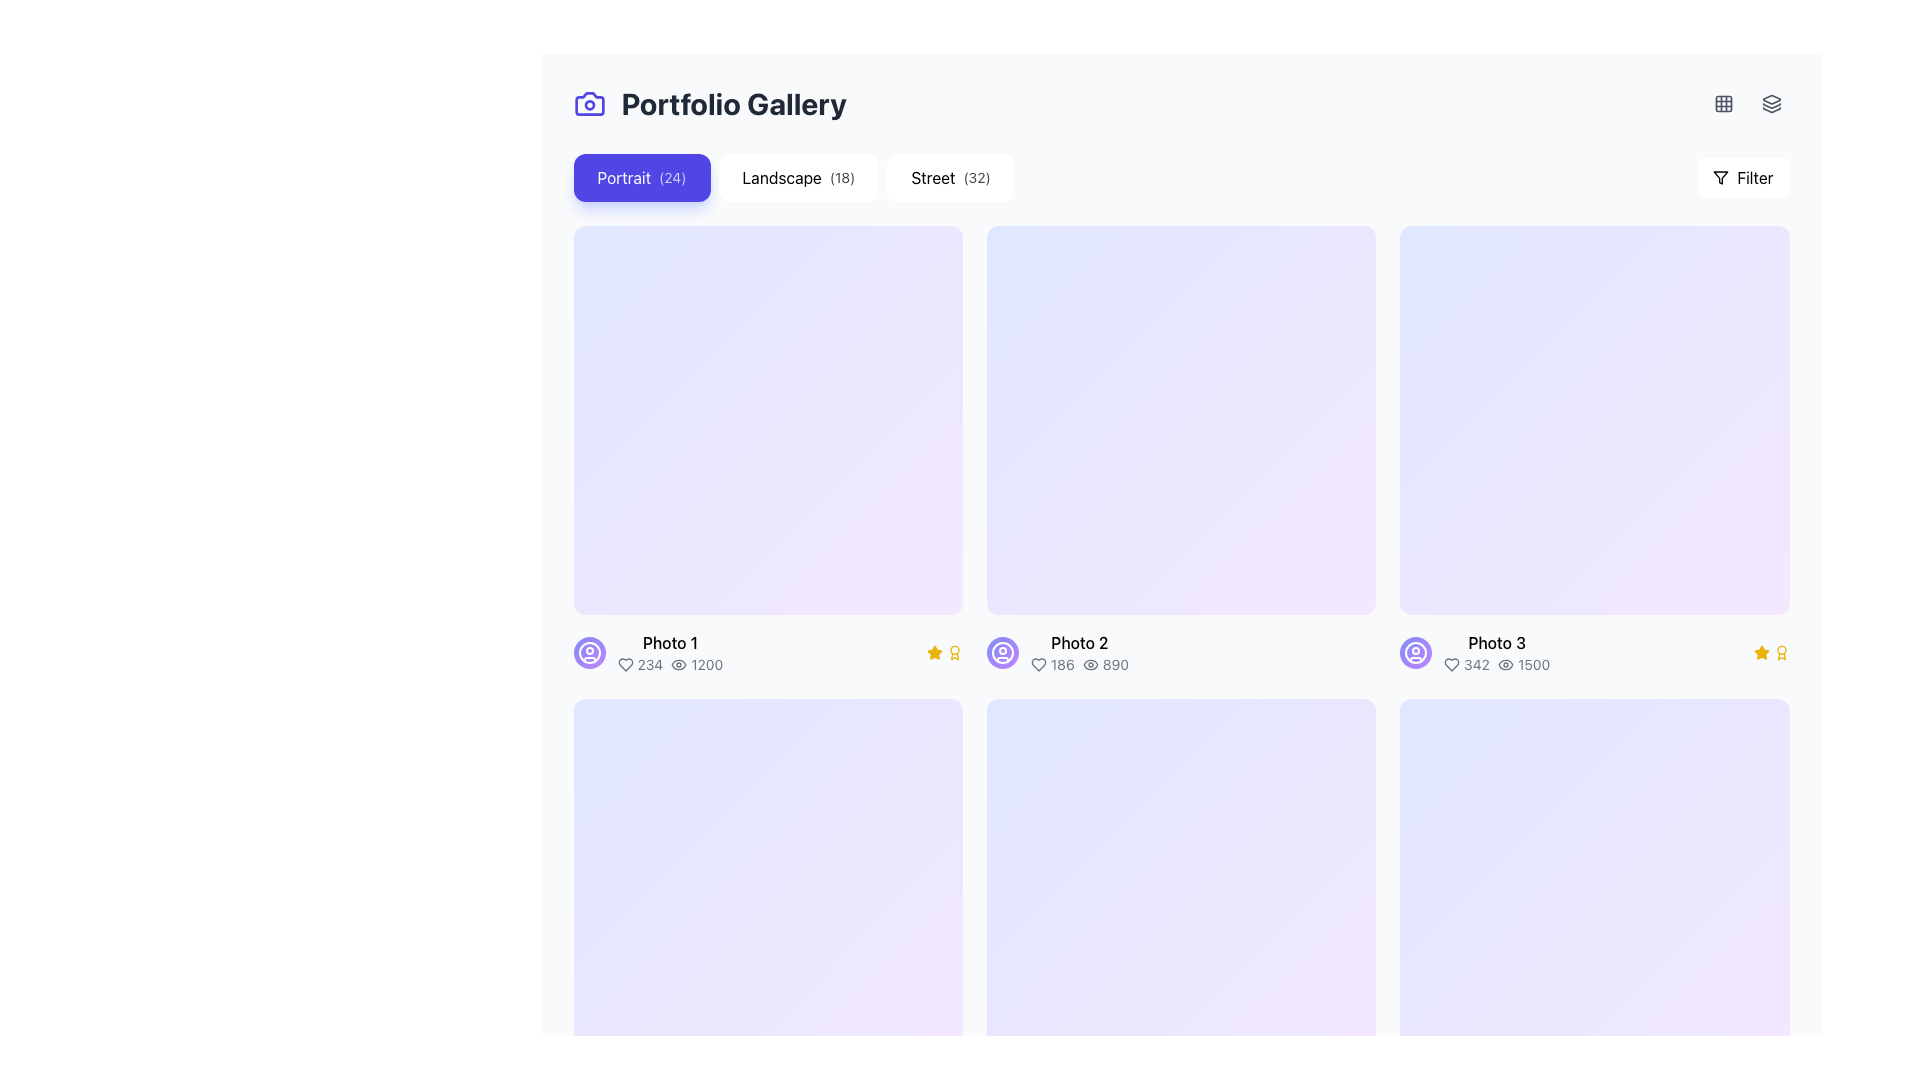 Image resolution: width=1920 pixels, height=1080 pixels. What do you see at coordinates (977, 176) in the screenshot?
I see `information displayed in the text label '(32)' next to the 'Street' button in the top navigation area` at bounding box center [977, 176].